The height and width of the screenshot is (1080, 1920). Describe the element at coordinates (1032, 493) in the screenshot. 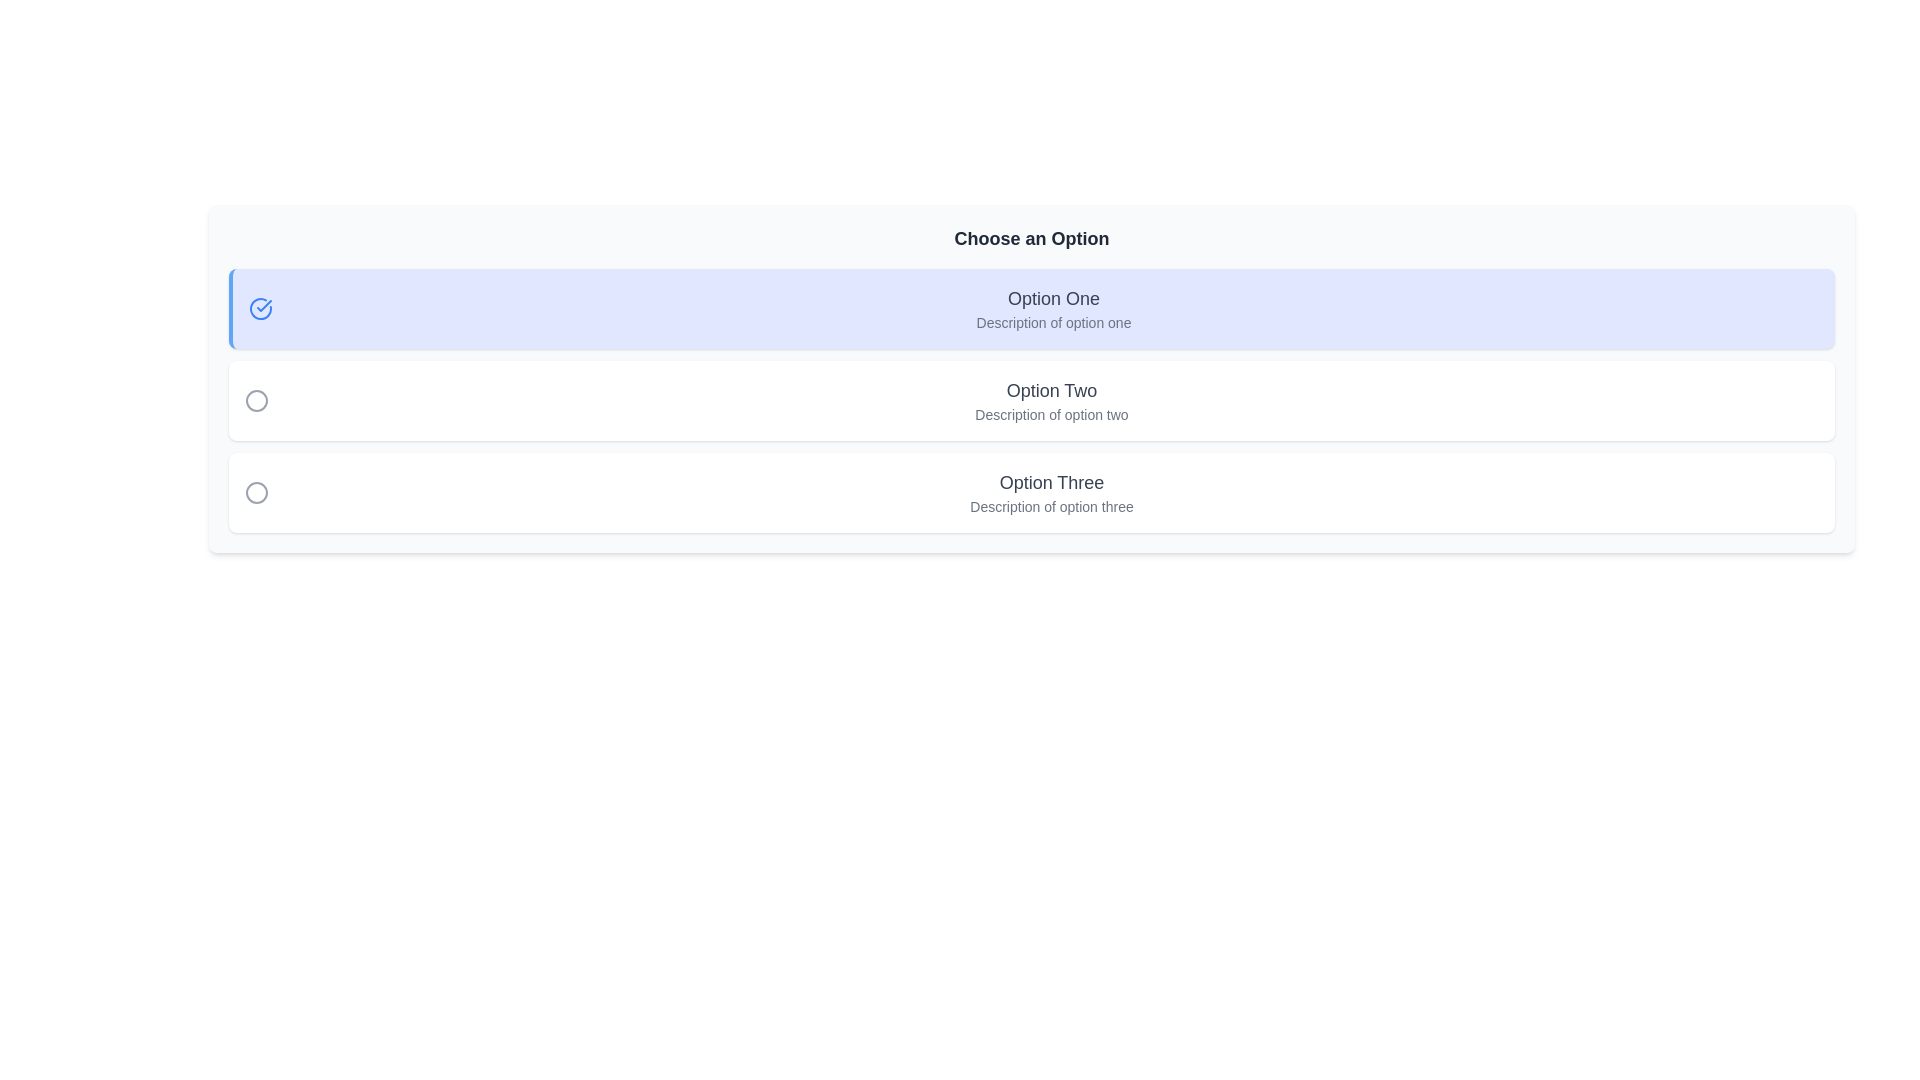

I see `the 'Option Three' button with a white background and rounded corners` at that location.